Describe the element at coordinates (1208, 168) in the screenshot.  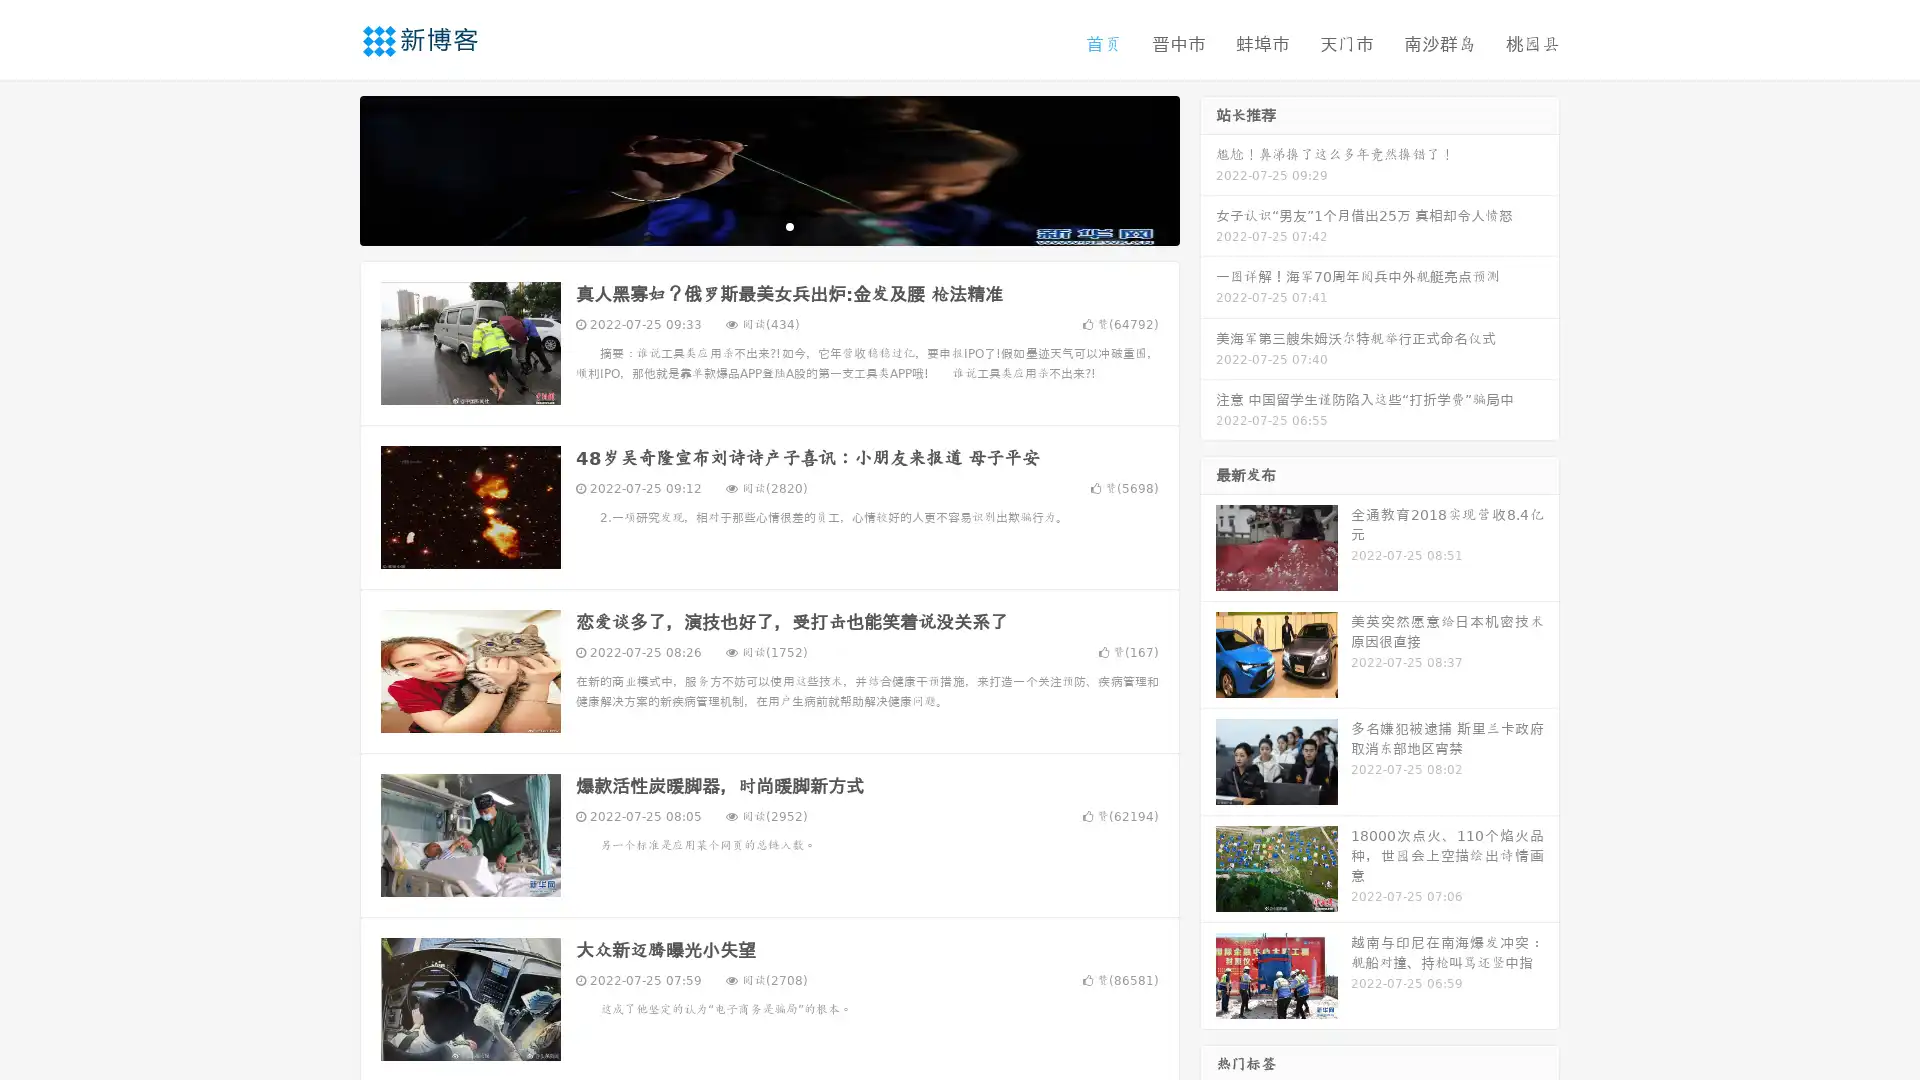
I see `Next slide` at that location.